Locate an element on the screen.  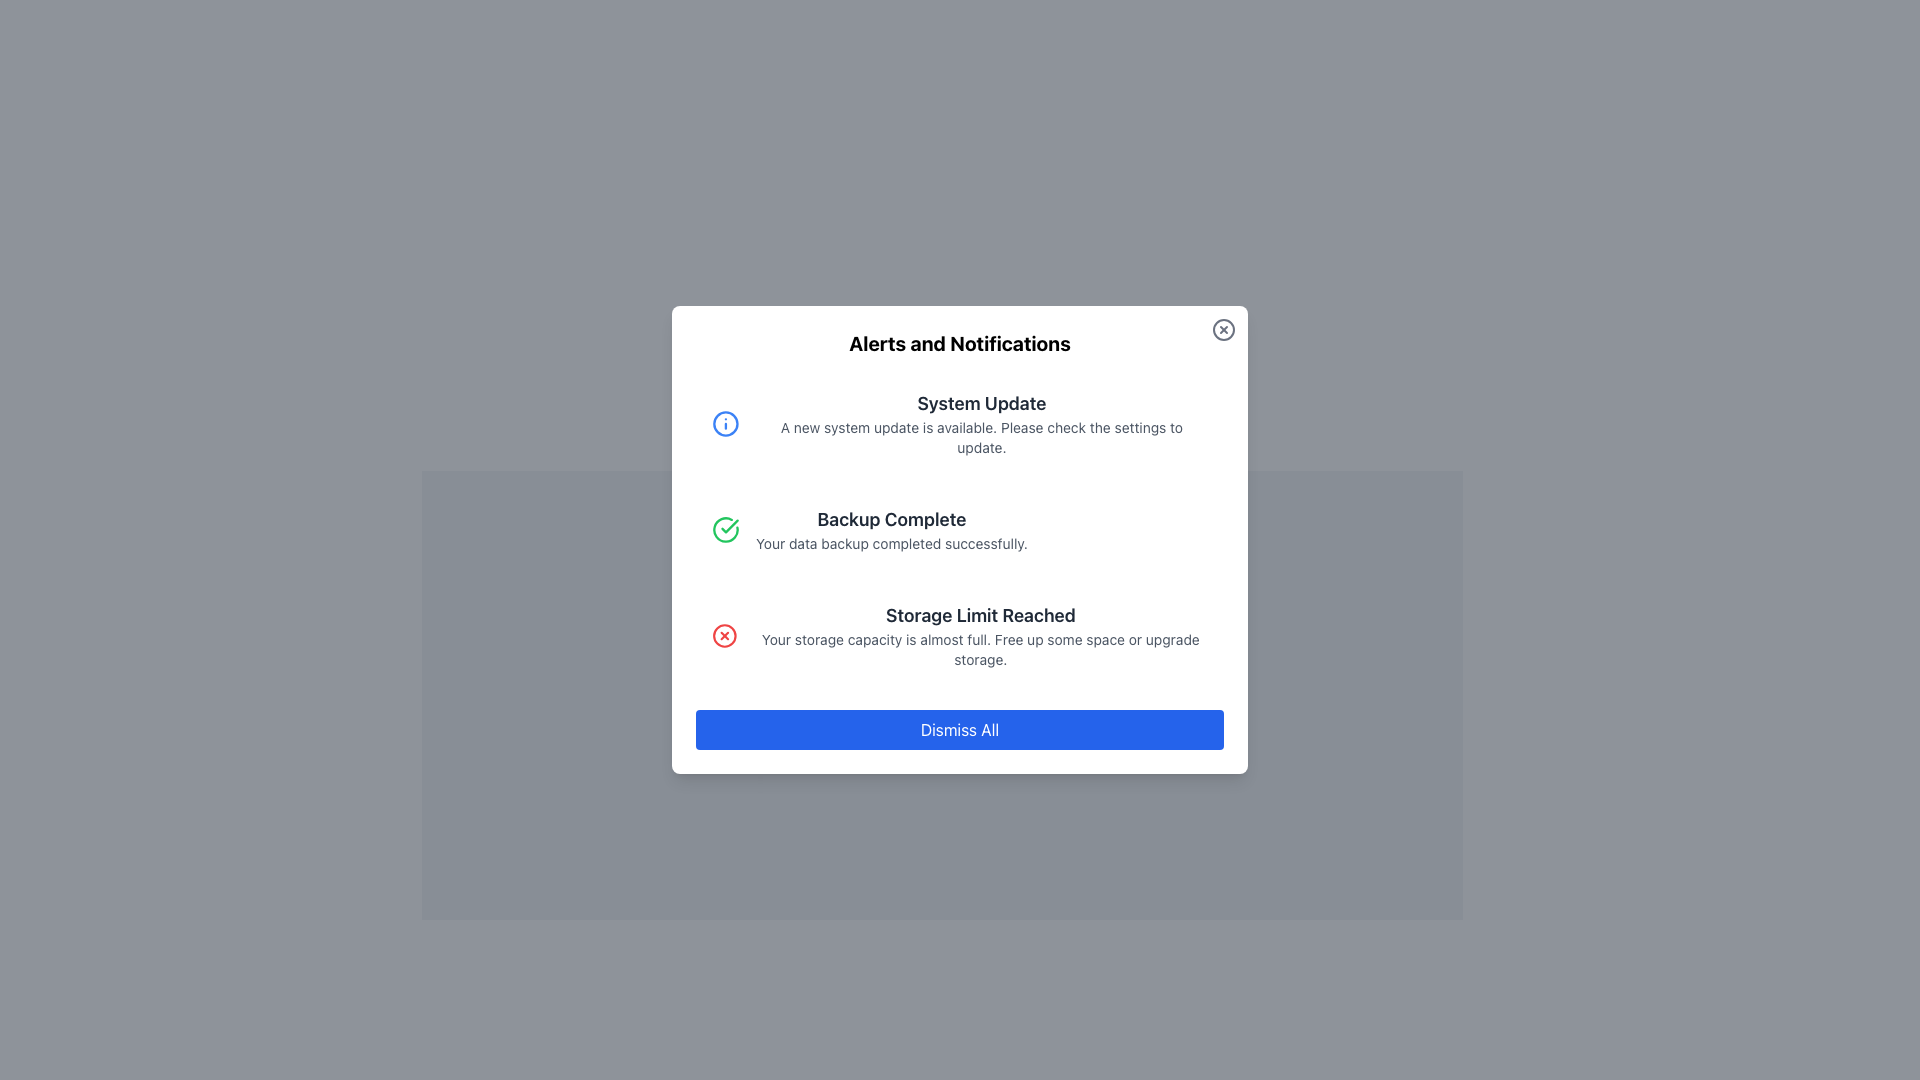
message displayed in the text block stating 'Your storage capacity is almost full. Free up some space or upgrade storage.' located beneath the 'Storage Limit Reached' header is located at coordinates (980, 650).